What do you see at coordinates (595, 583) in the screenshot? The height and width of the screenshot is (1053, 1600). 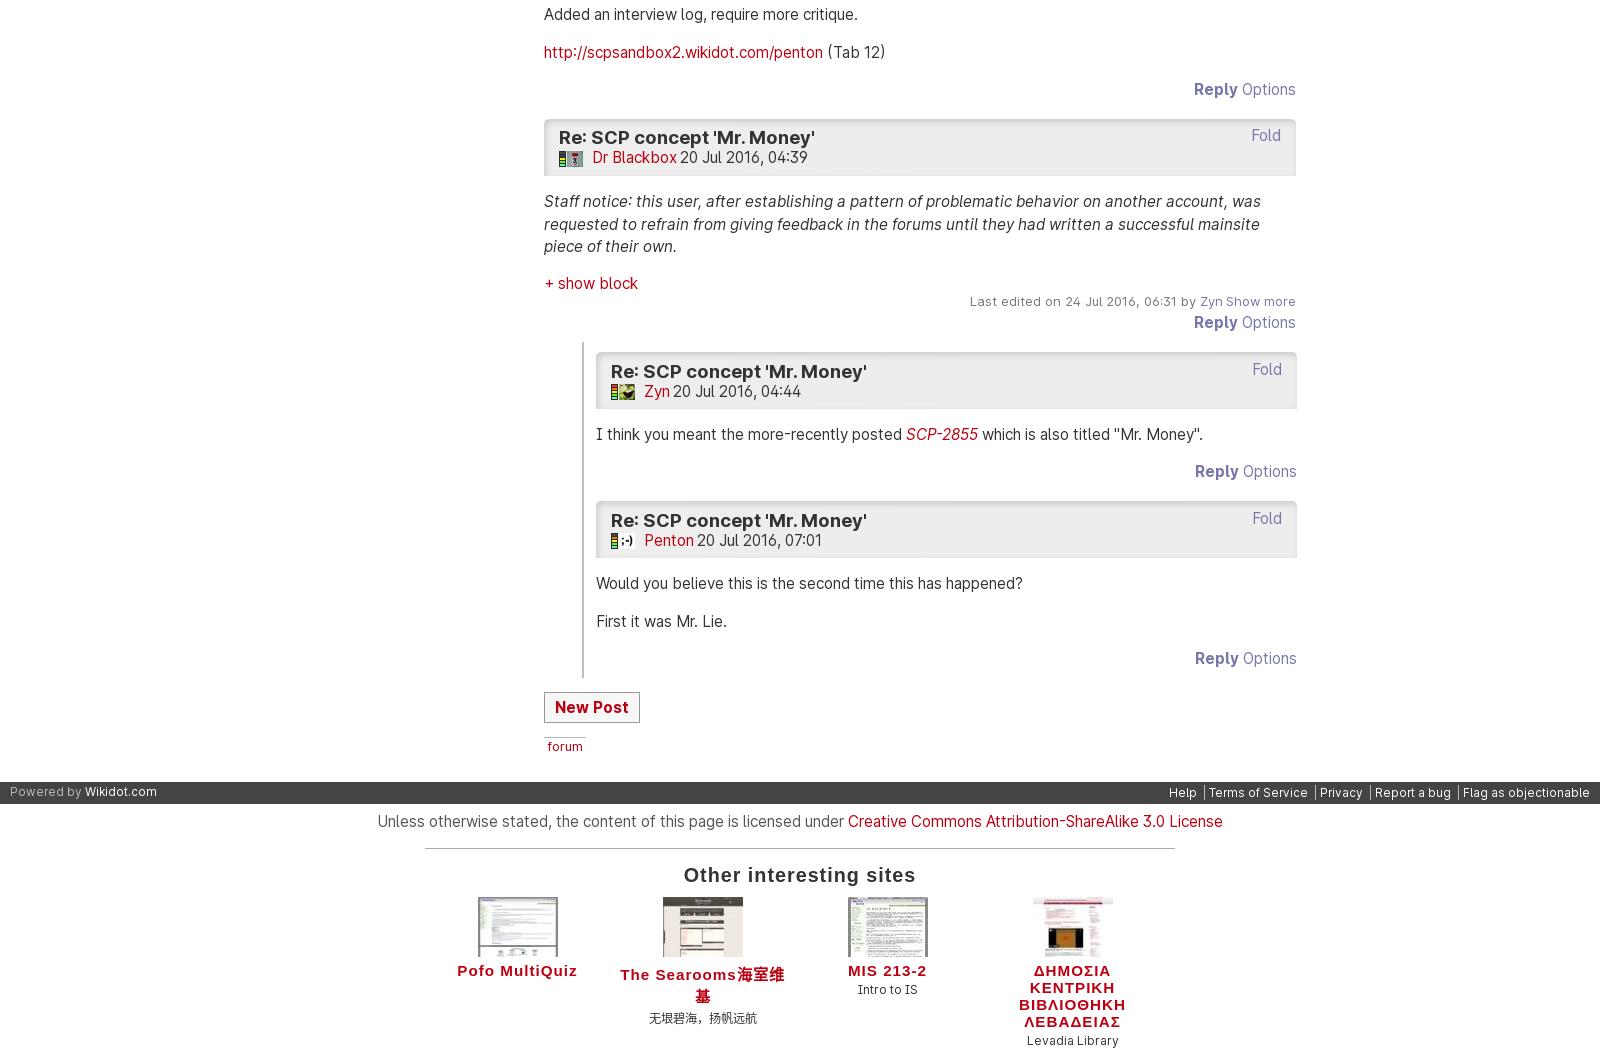 I see `'Would you believe this is the second time this has happened?'` at bounding box center [595, 583].